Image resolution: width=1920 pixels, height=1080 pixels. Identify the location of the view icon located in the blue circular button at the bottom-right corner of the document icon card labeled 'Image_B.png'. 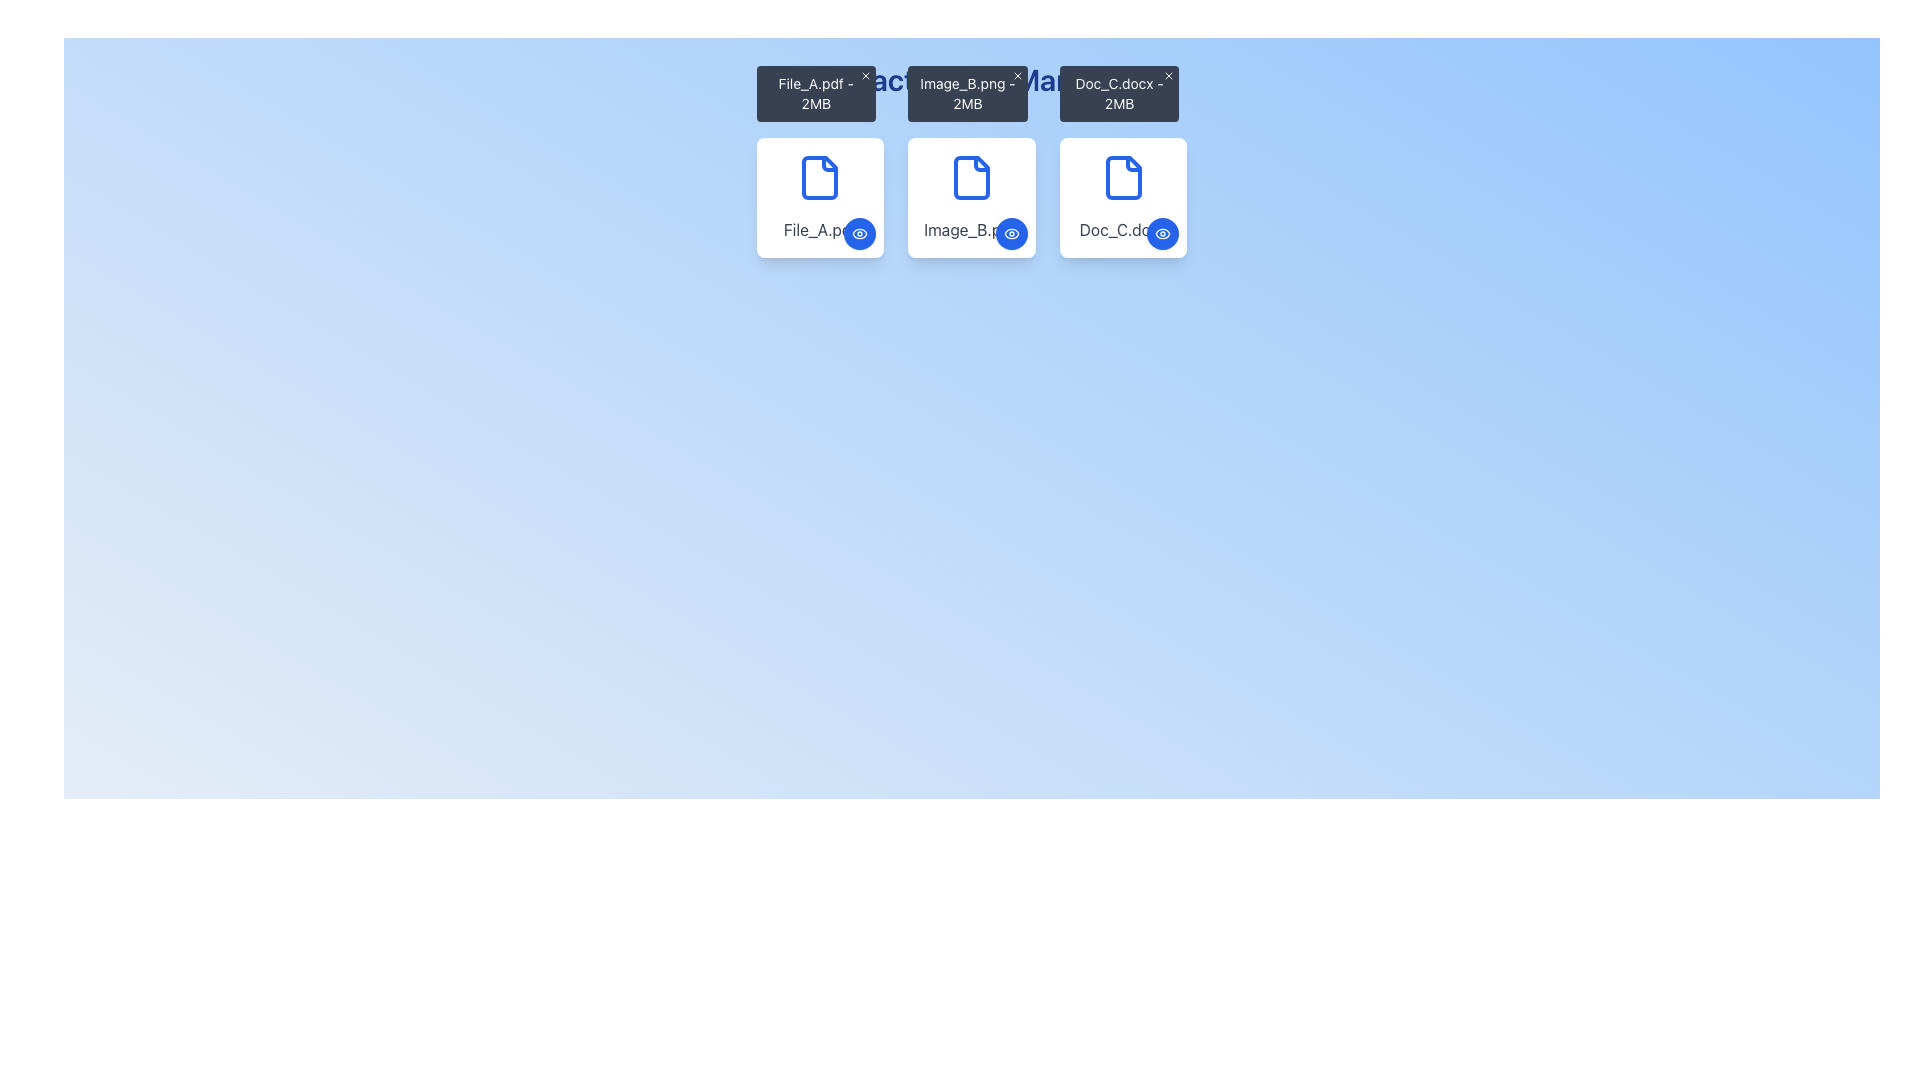
(1011, 233).